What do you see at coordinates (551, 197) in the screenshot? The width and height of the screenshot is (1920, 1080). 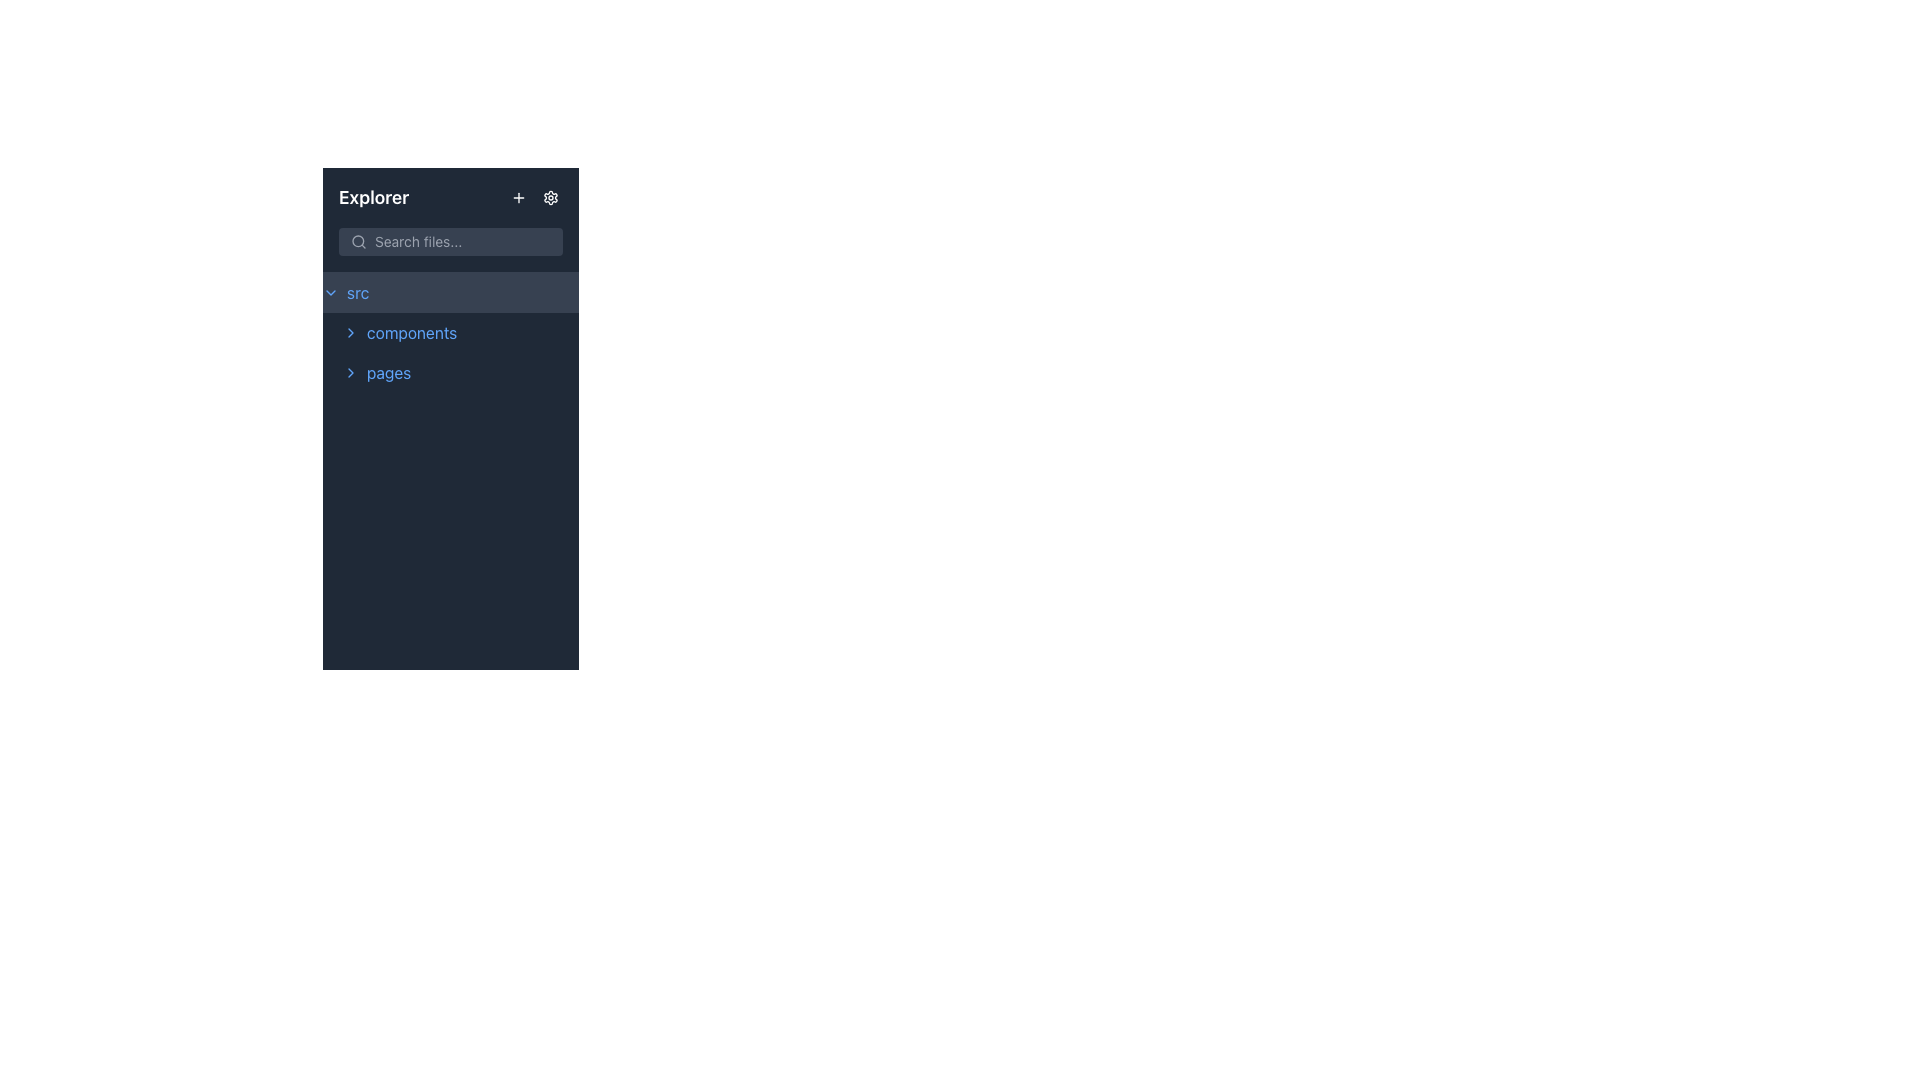 I see `the cogwheel icon located at the top-right corner of the Explorer panel` at bounding box center [551, 197].